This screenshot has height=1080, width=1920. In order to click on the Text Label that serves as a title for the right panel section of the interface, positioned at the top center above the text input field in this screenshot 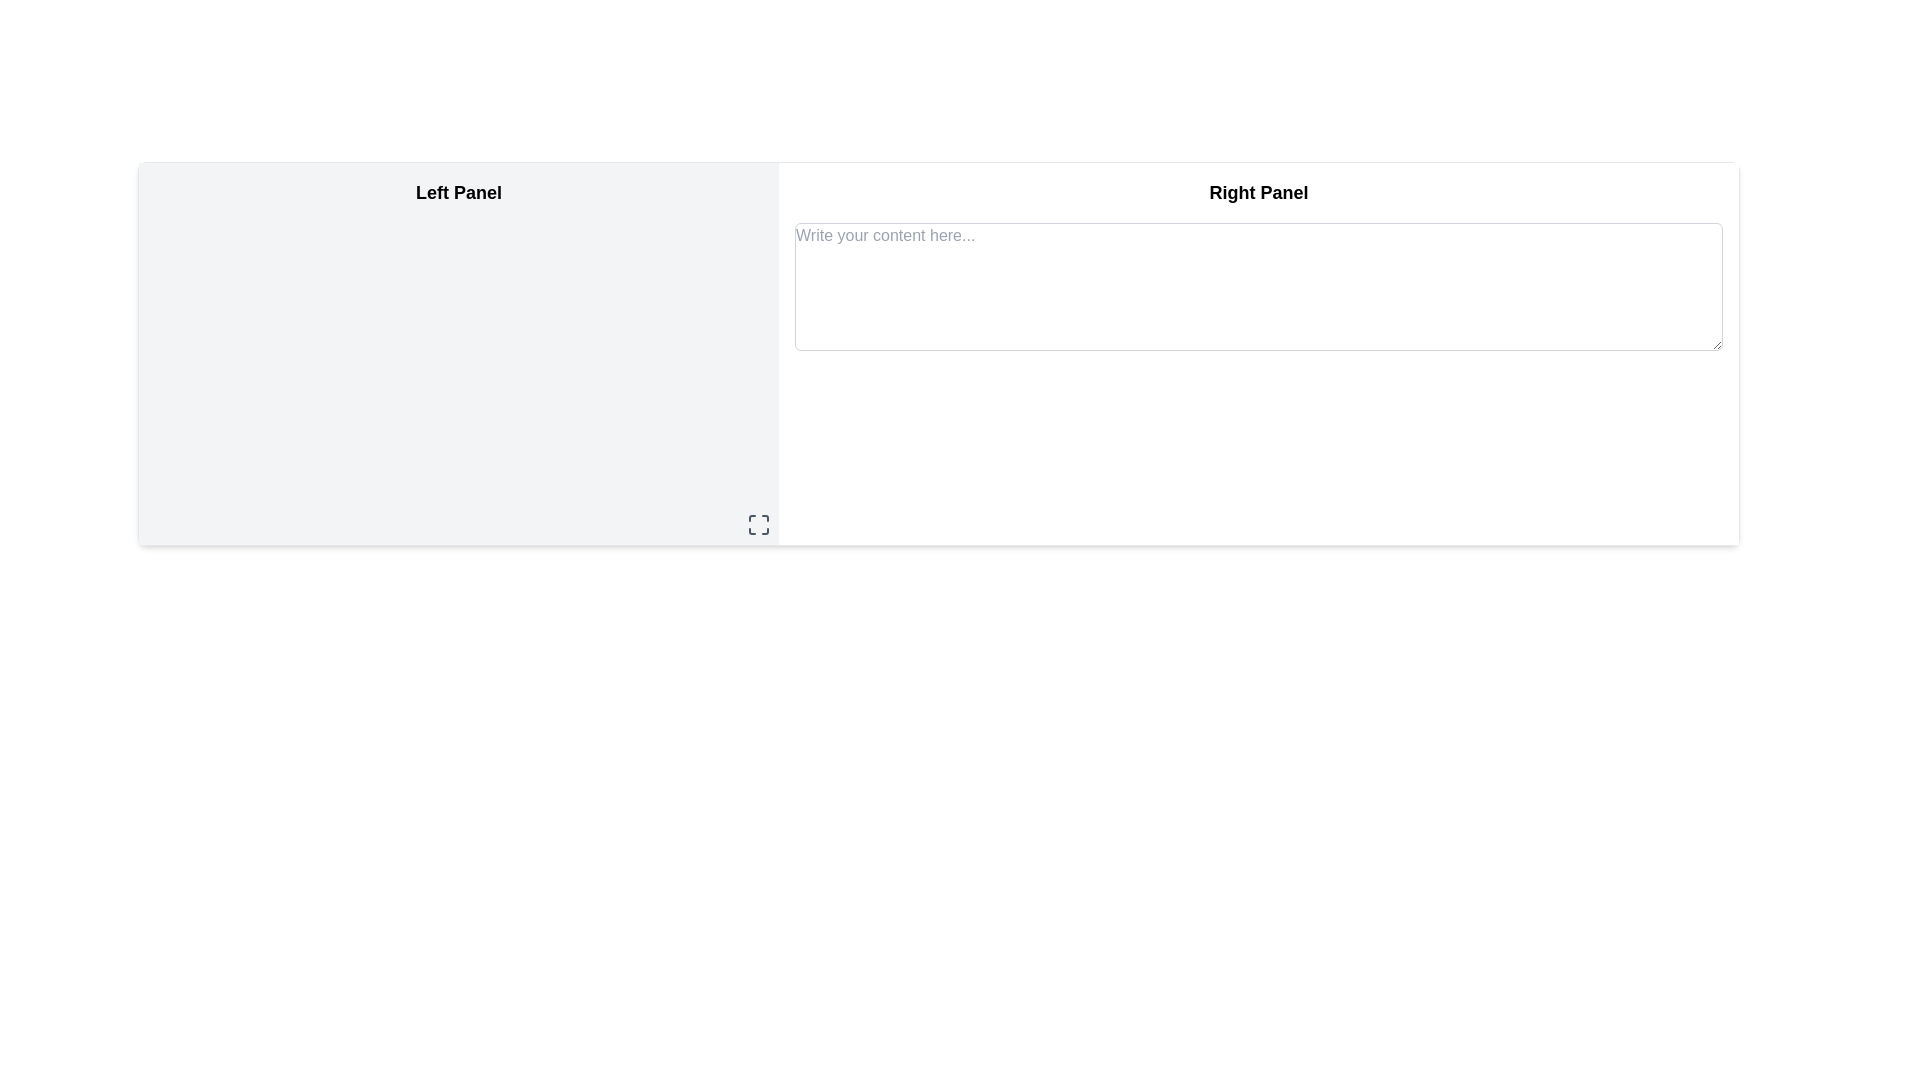, I will do `click(1257, 192)`.